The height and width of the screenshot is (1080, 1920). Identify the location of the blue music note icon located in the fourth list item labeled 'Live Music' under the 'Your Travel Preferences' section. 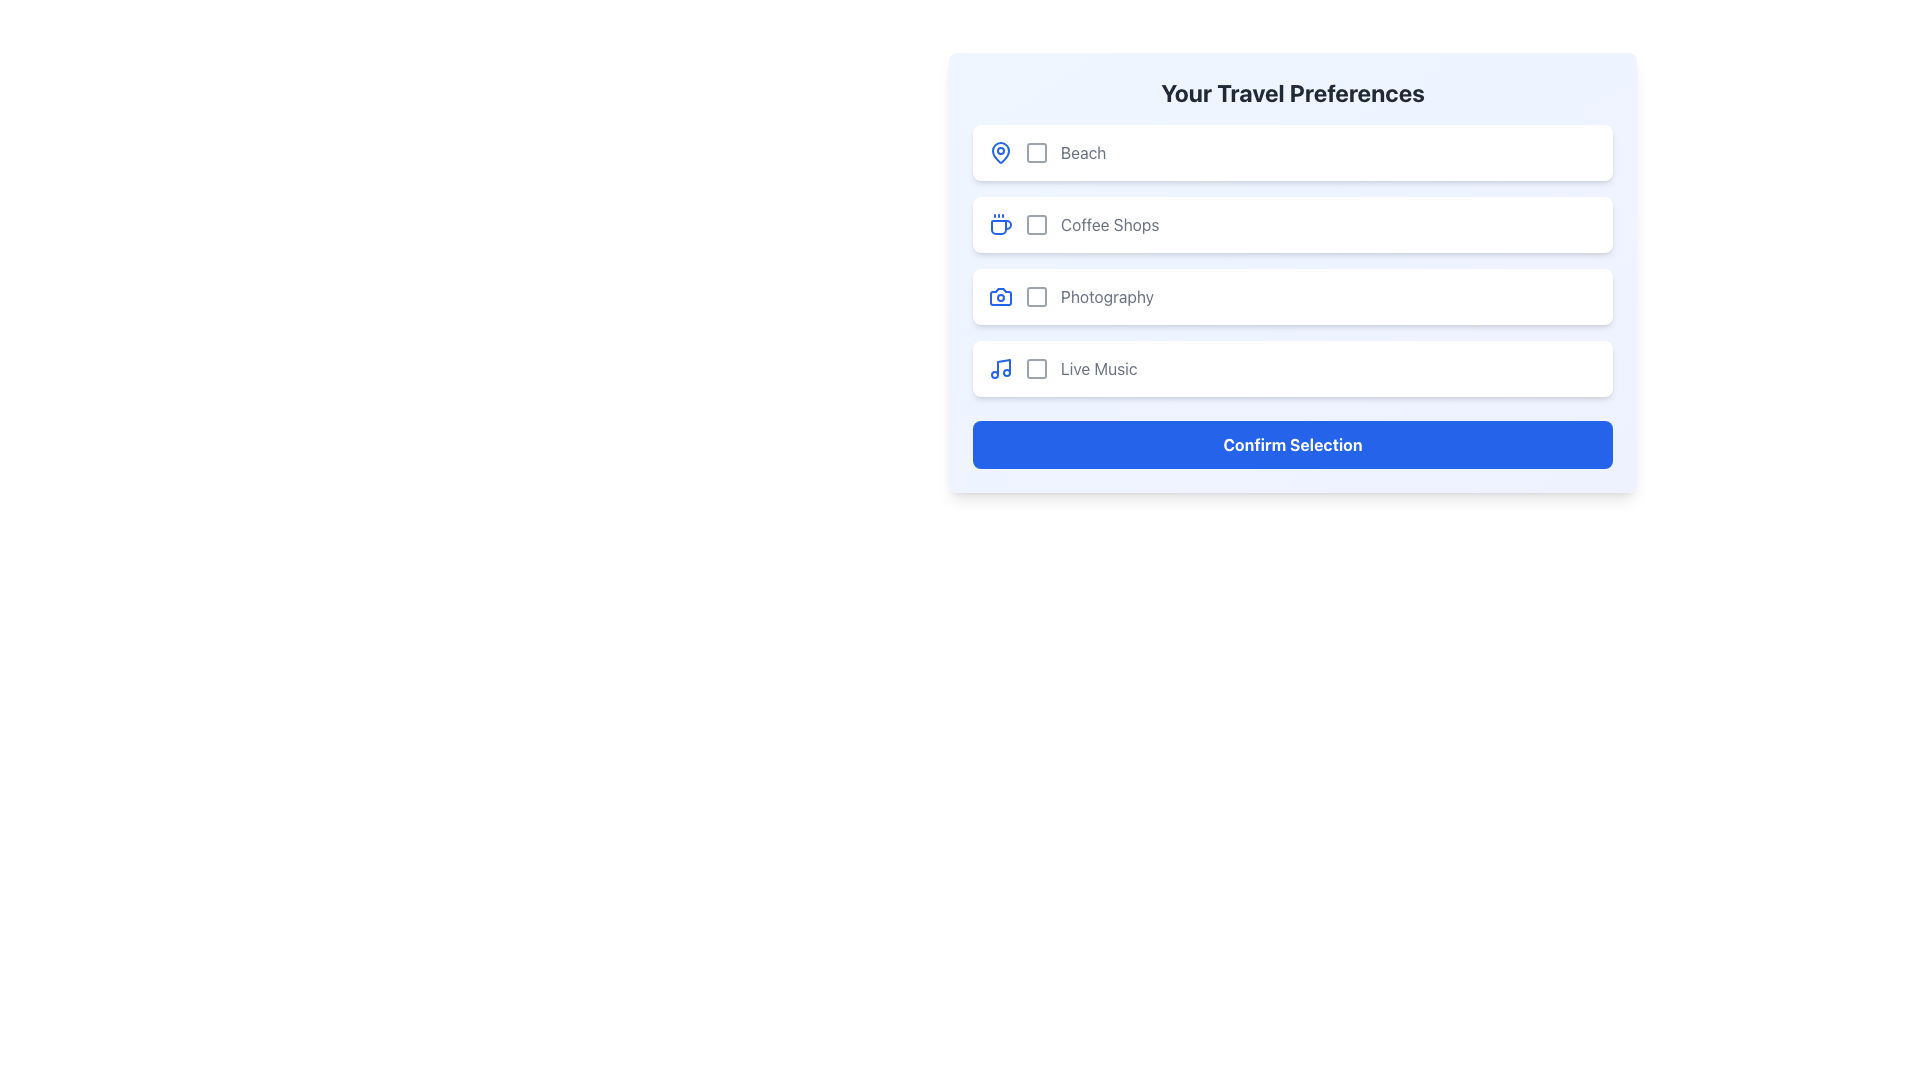
(1001, 369).